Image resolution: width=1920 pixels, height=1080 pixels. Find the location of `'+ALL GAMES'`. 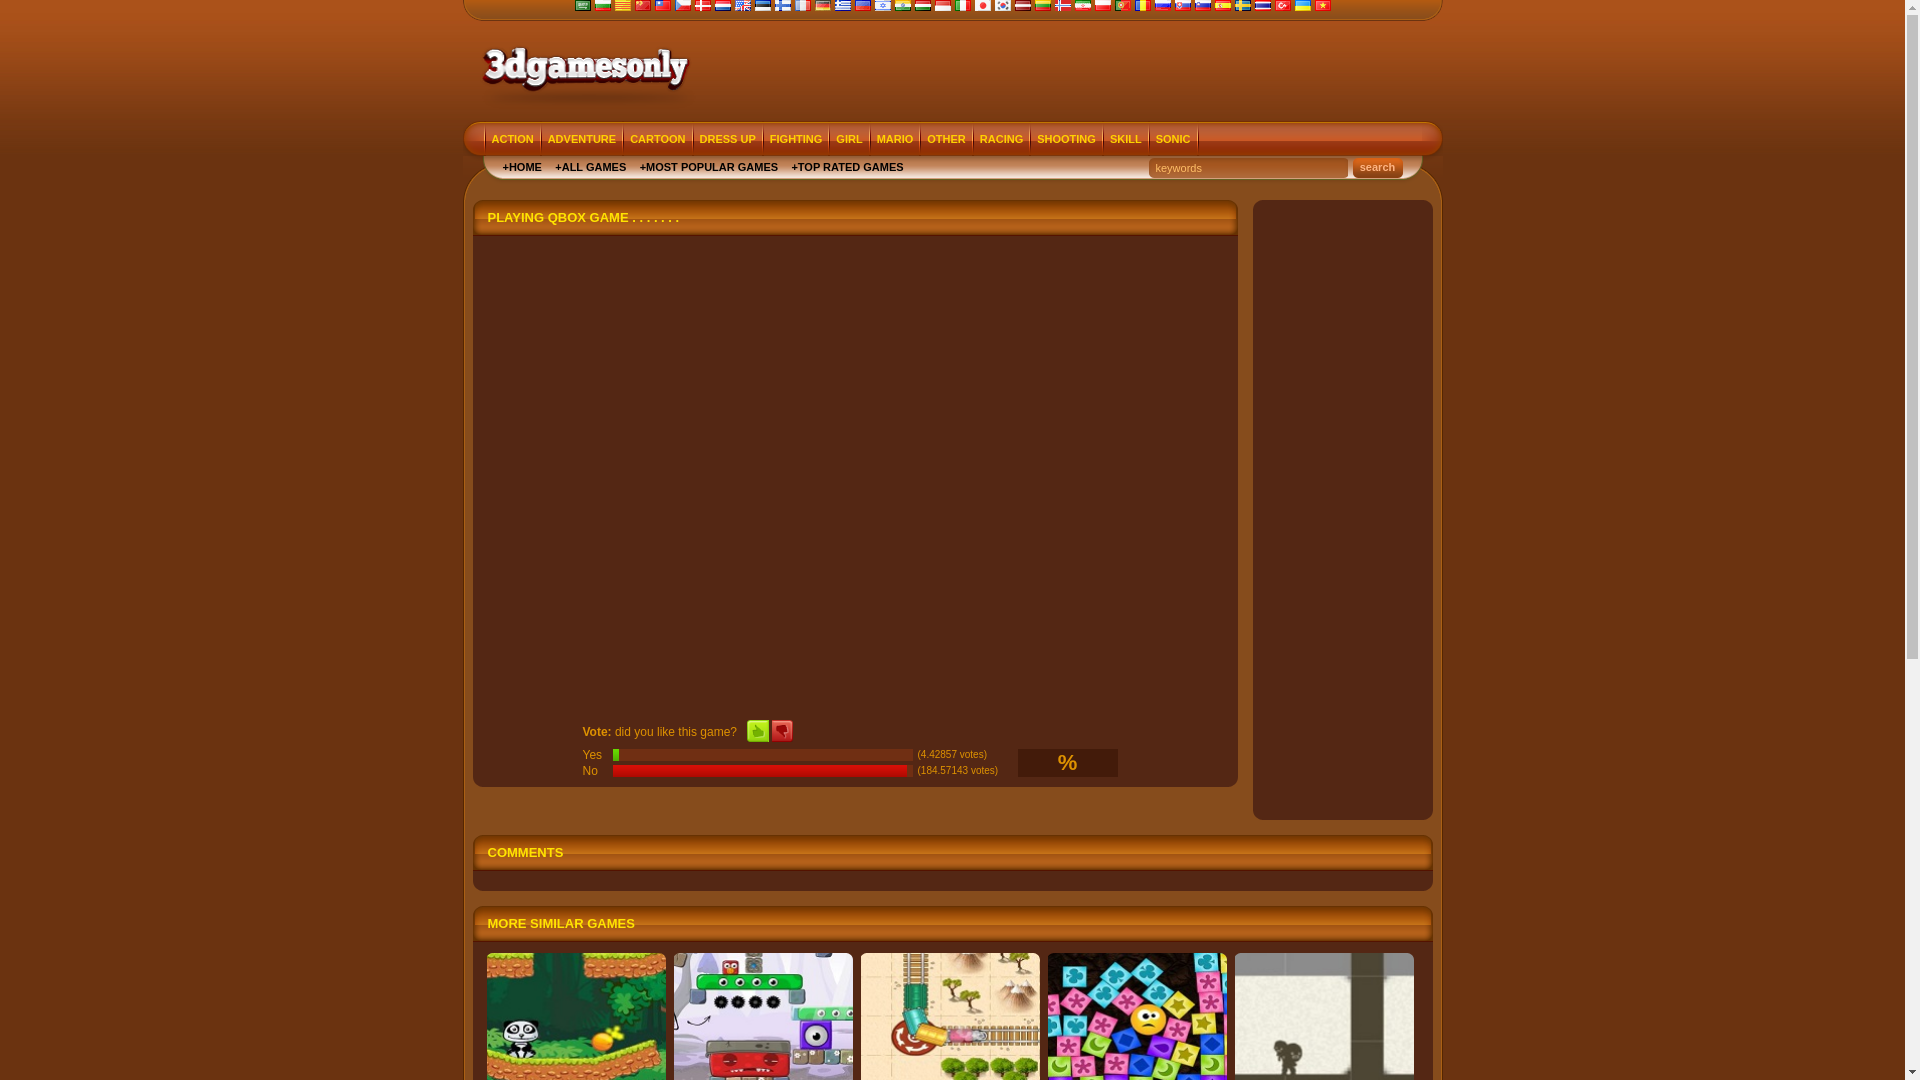

'+ALL GAMES' is located at coordinates (589, 165).